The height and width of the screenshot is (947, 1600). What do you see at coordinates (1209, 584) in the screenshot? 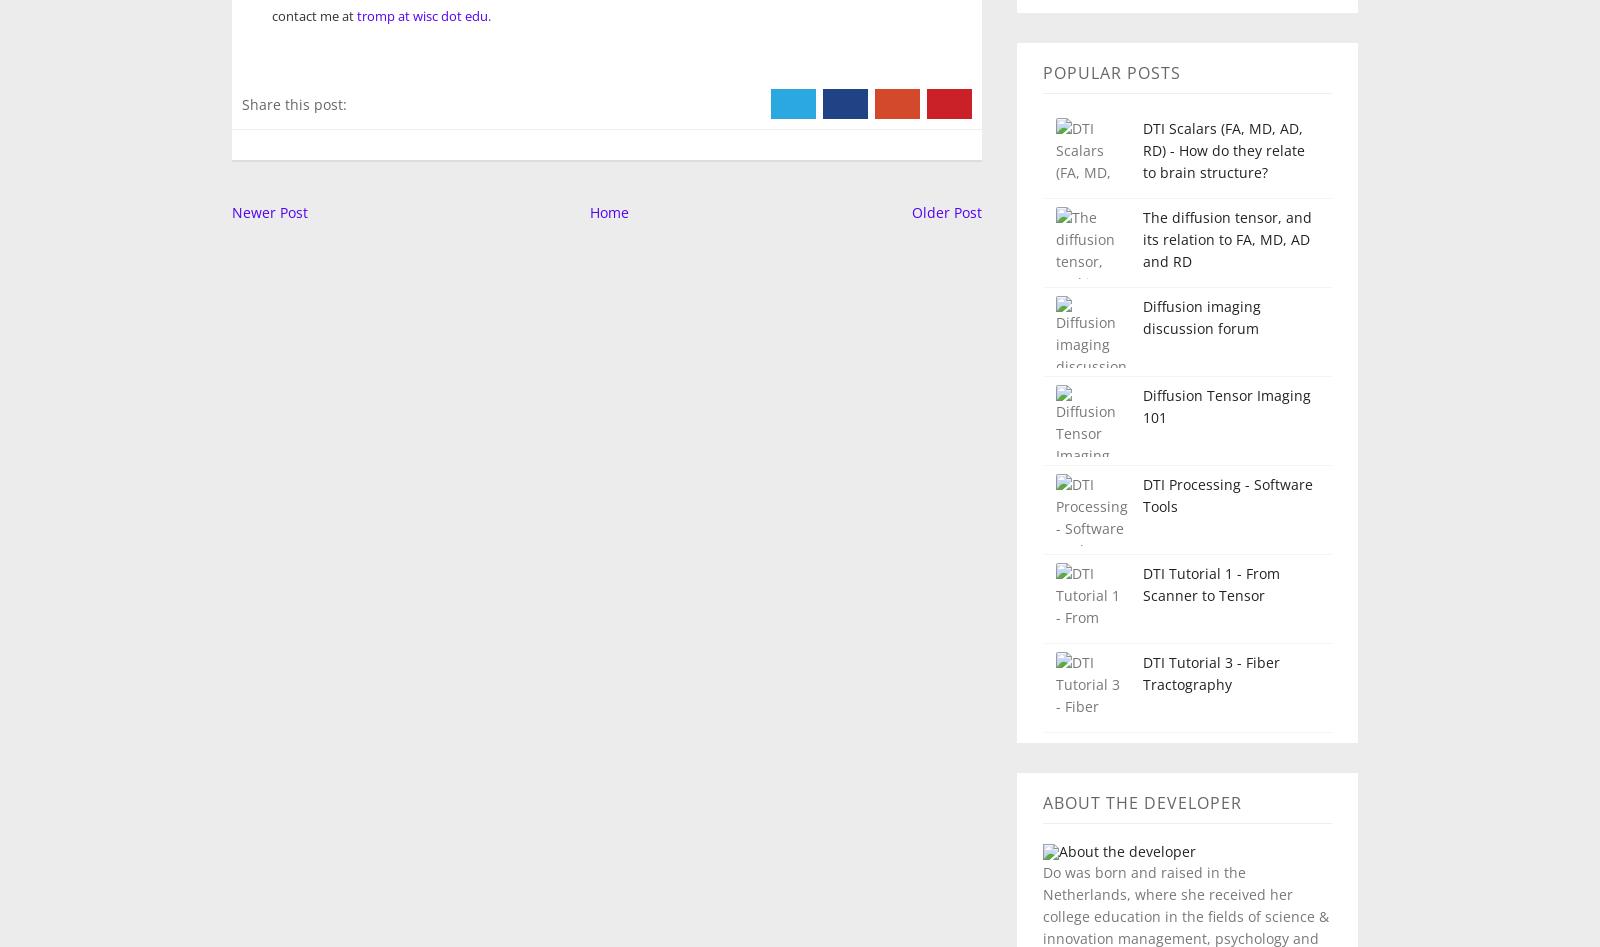
I see `'DTI Tutorial 1 - From Scanner to Tensor'` at bounding box center [1209, 584].